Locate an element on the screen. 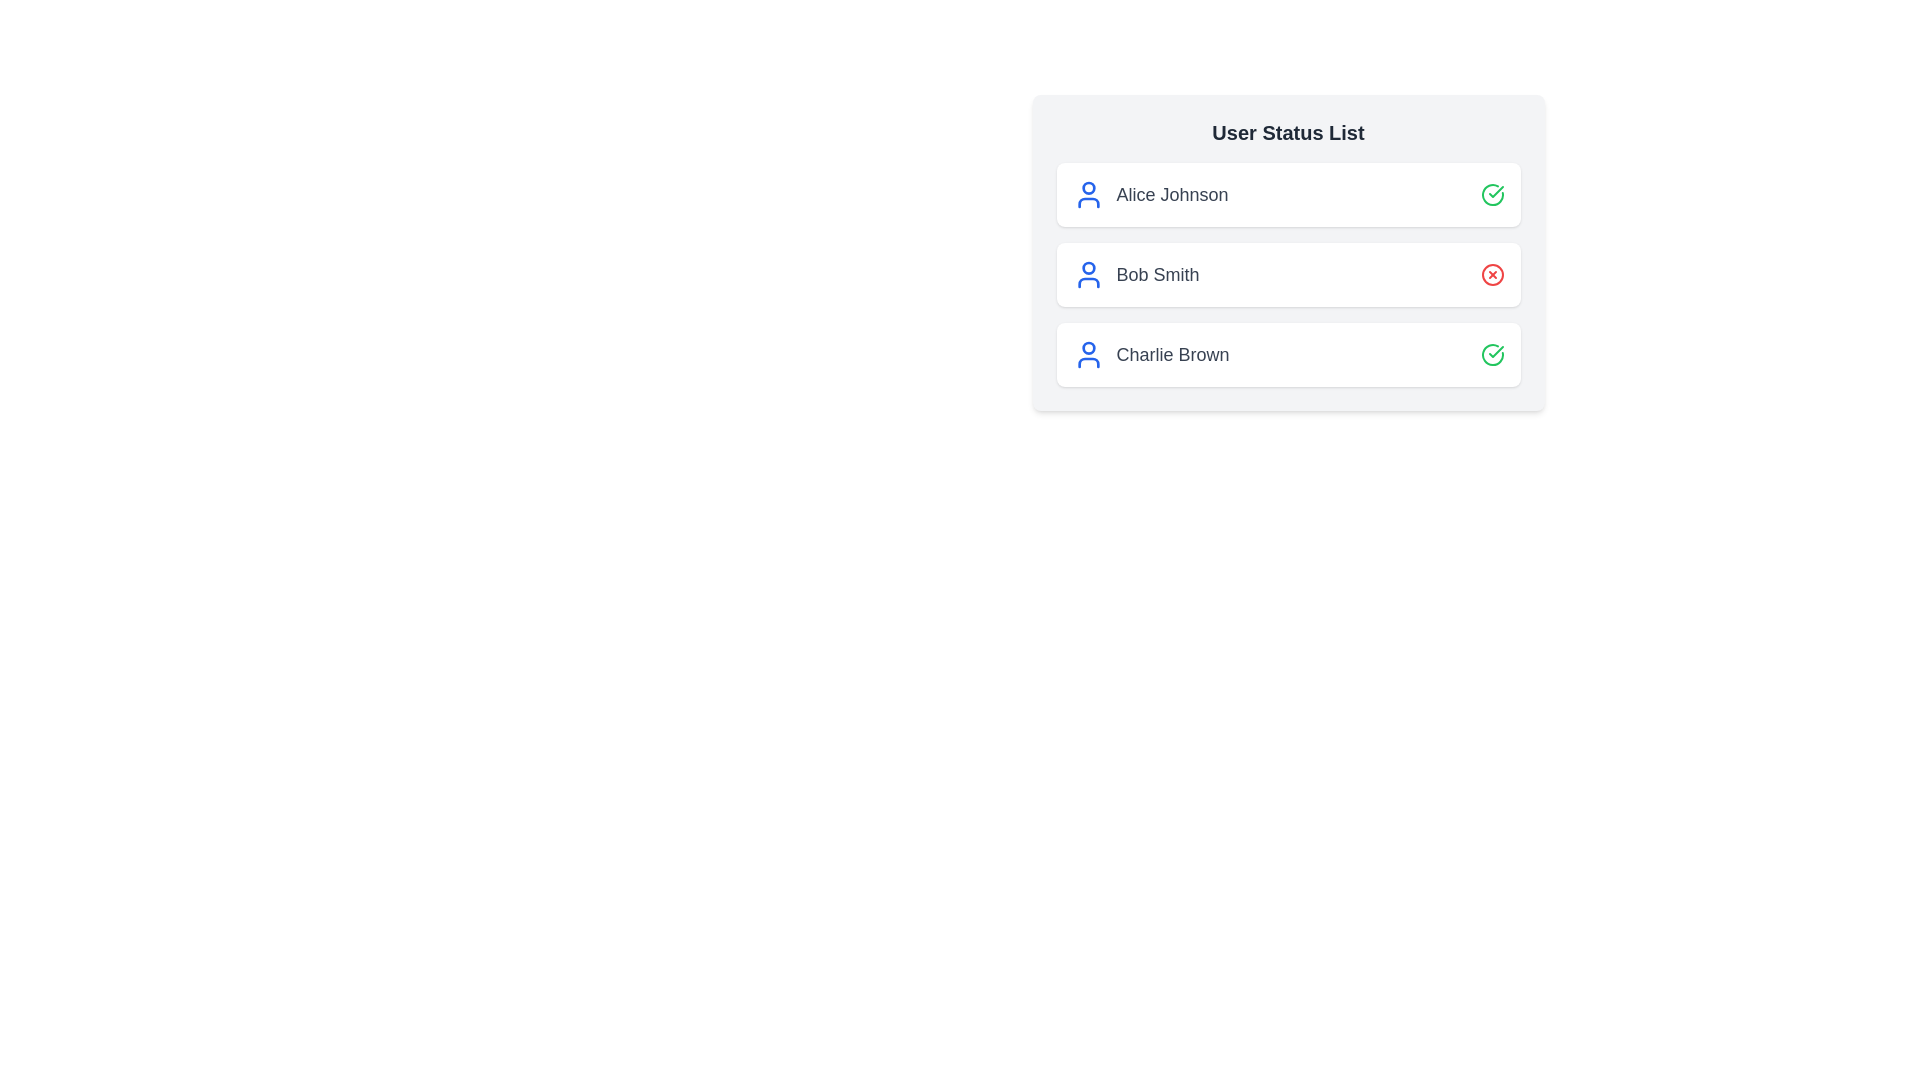 The width and height of the screenshot is (1920, 1080). the user name Bob Smith to view their details is located at coordinates (1157, 274).